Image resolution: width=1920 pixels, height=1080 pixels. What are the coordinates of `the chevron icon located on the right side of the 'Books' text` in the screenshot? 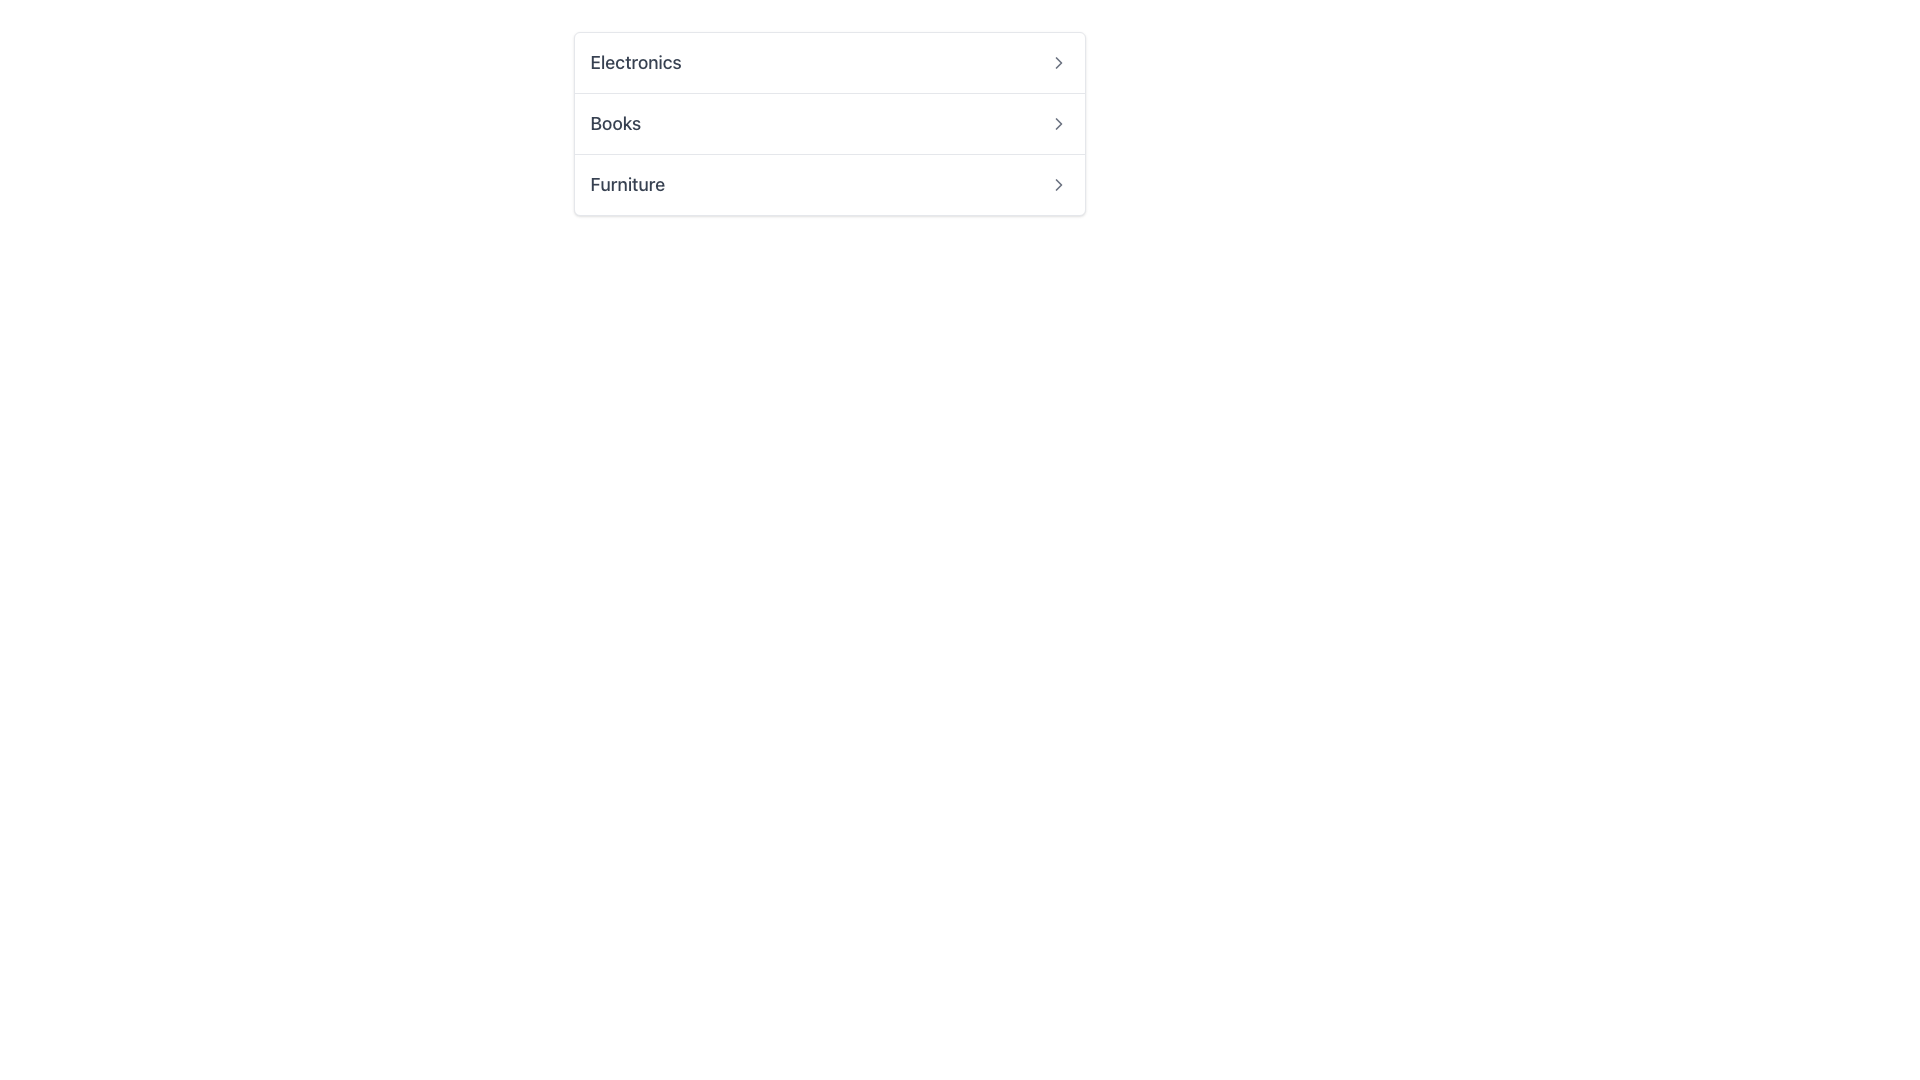 It's located at (1057, 123).